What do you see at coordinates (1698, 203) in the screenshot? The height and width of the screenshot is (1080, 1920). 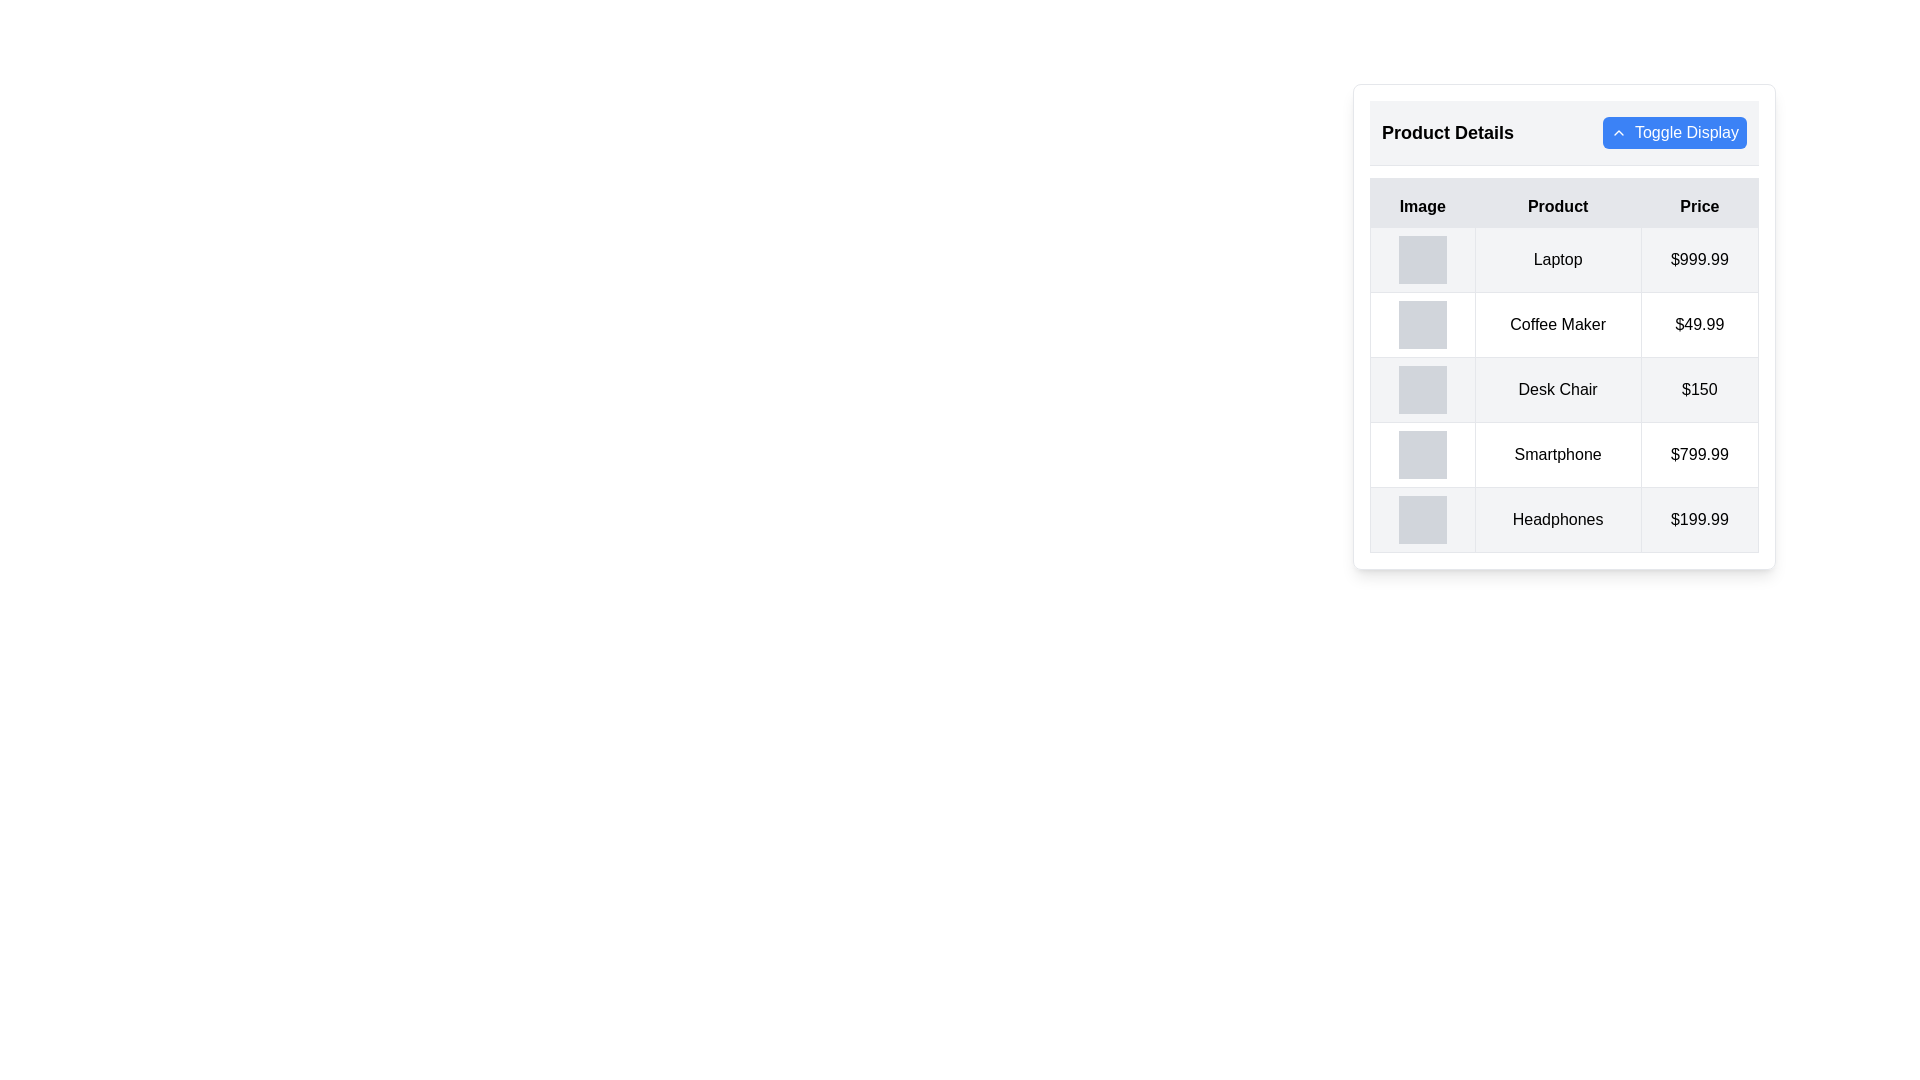 I see `the 'Price' table header cell, which is the last header in the row, styled with centered text and a bordered background` at bounding box center [1698, 203].